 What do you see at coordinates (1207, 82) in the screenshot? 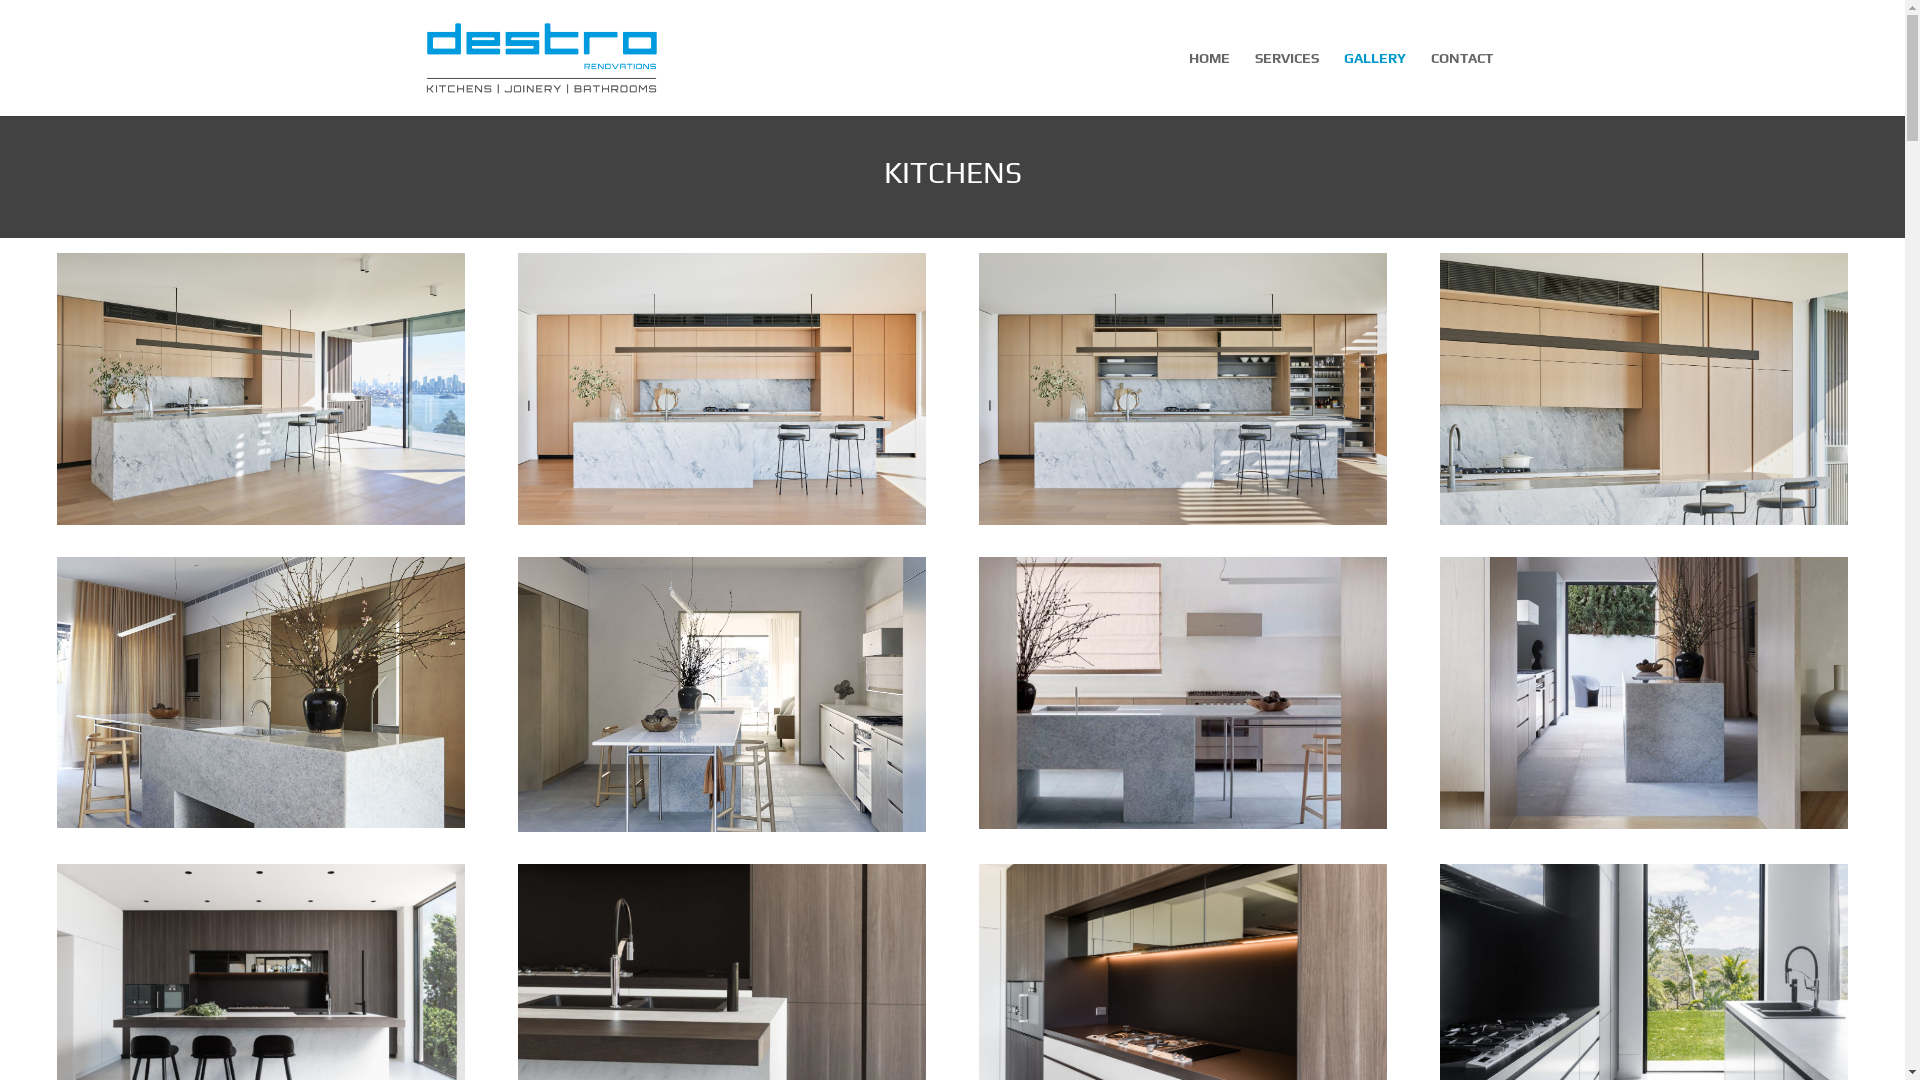
I see `'HOME'` at bounding box center [1207, 82].